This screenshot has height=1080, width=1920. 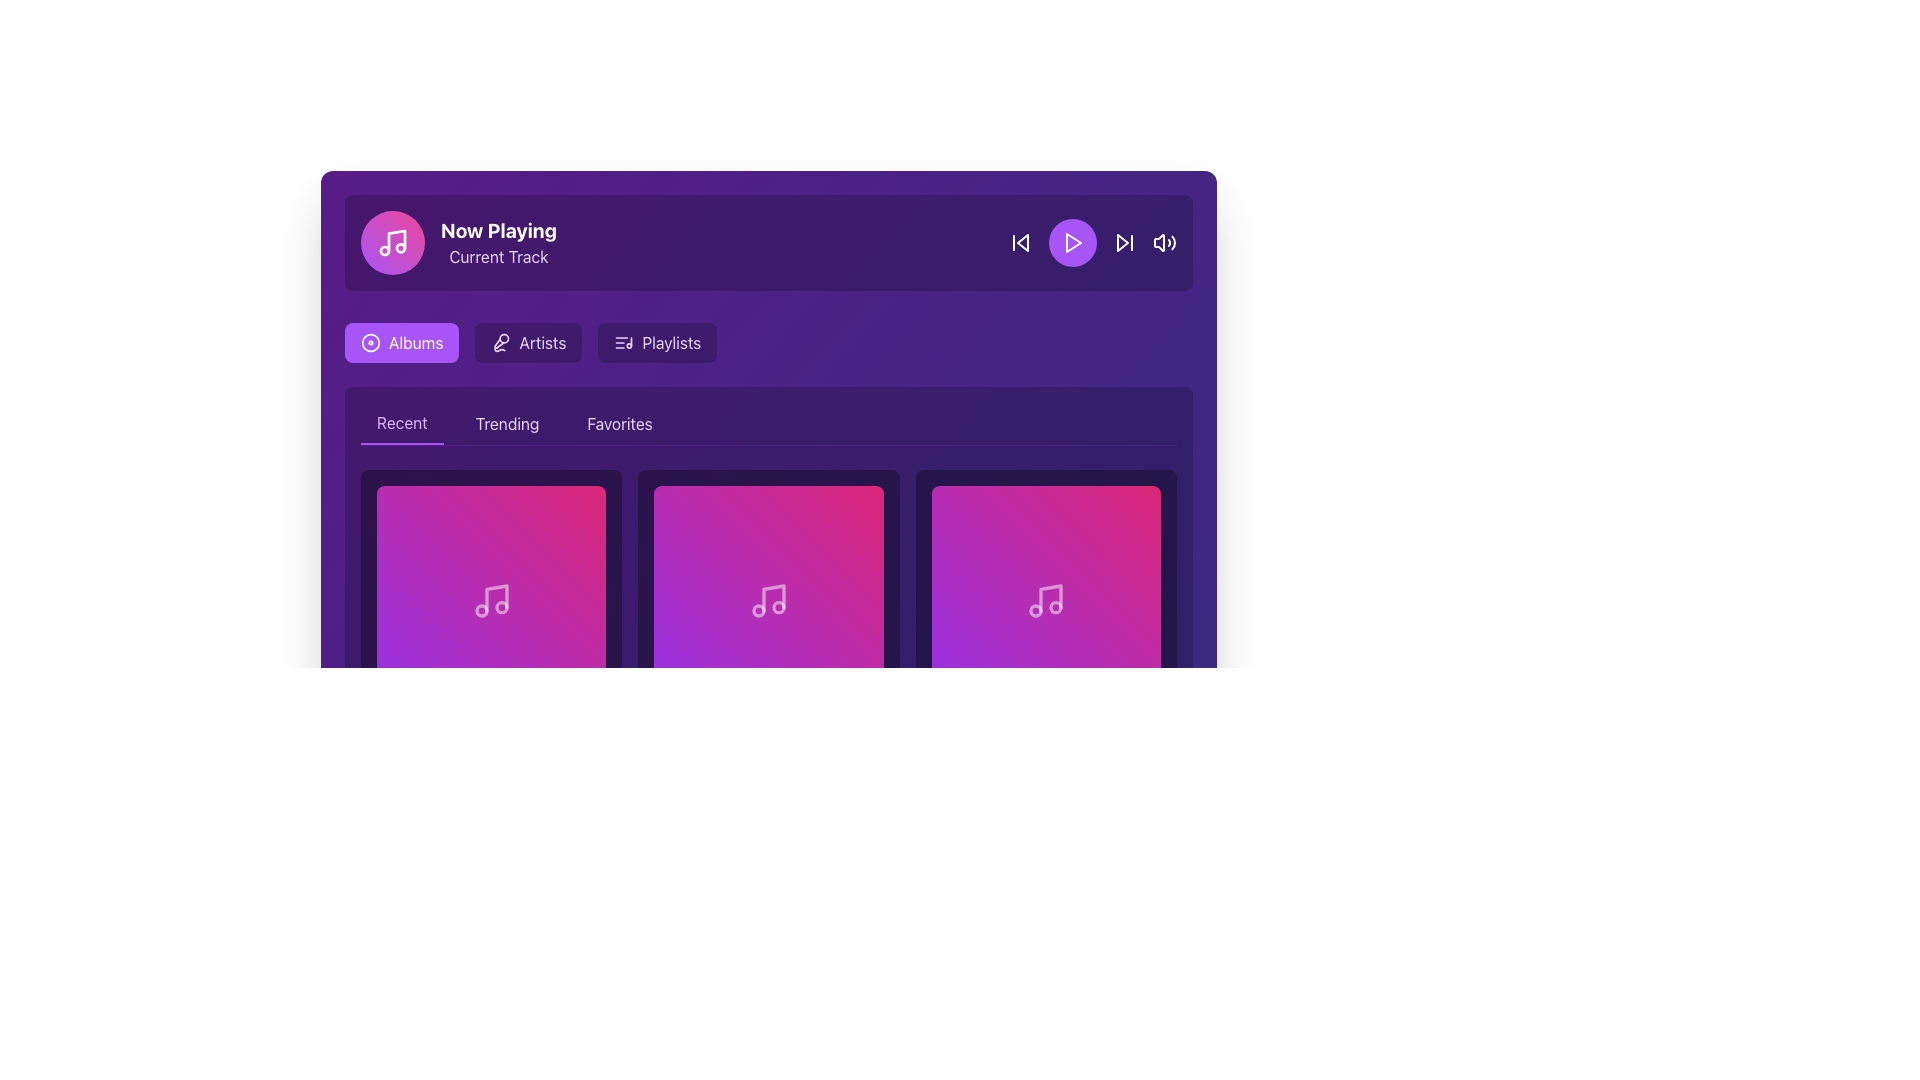 I want to click on the 'Favorites' tab in the navigation bar, so click(x=767, y=423).